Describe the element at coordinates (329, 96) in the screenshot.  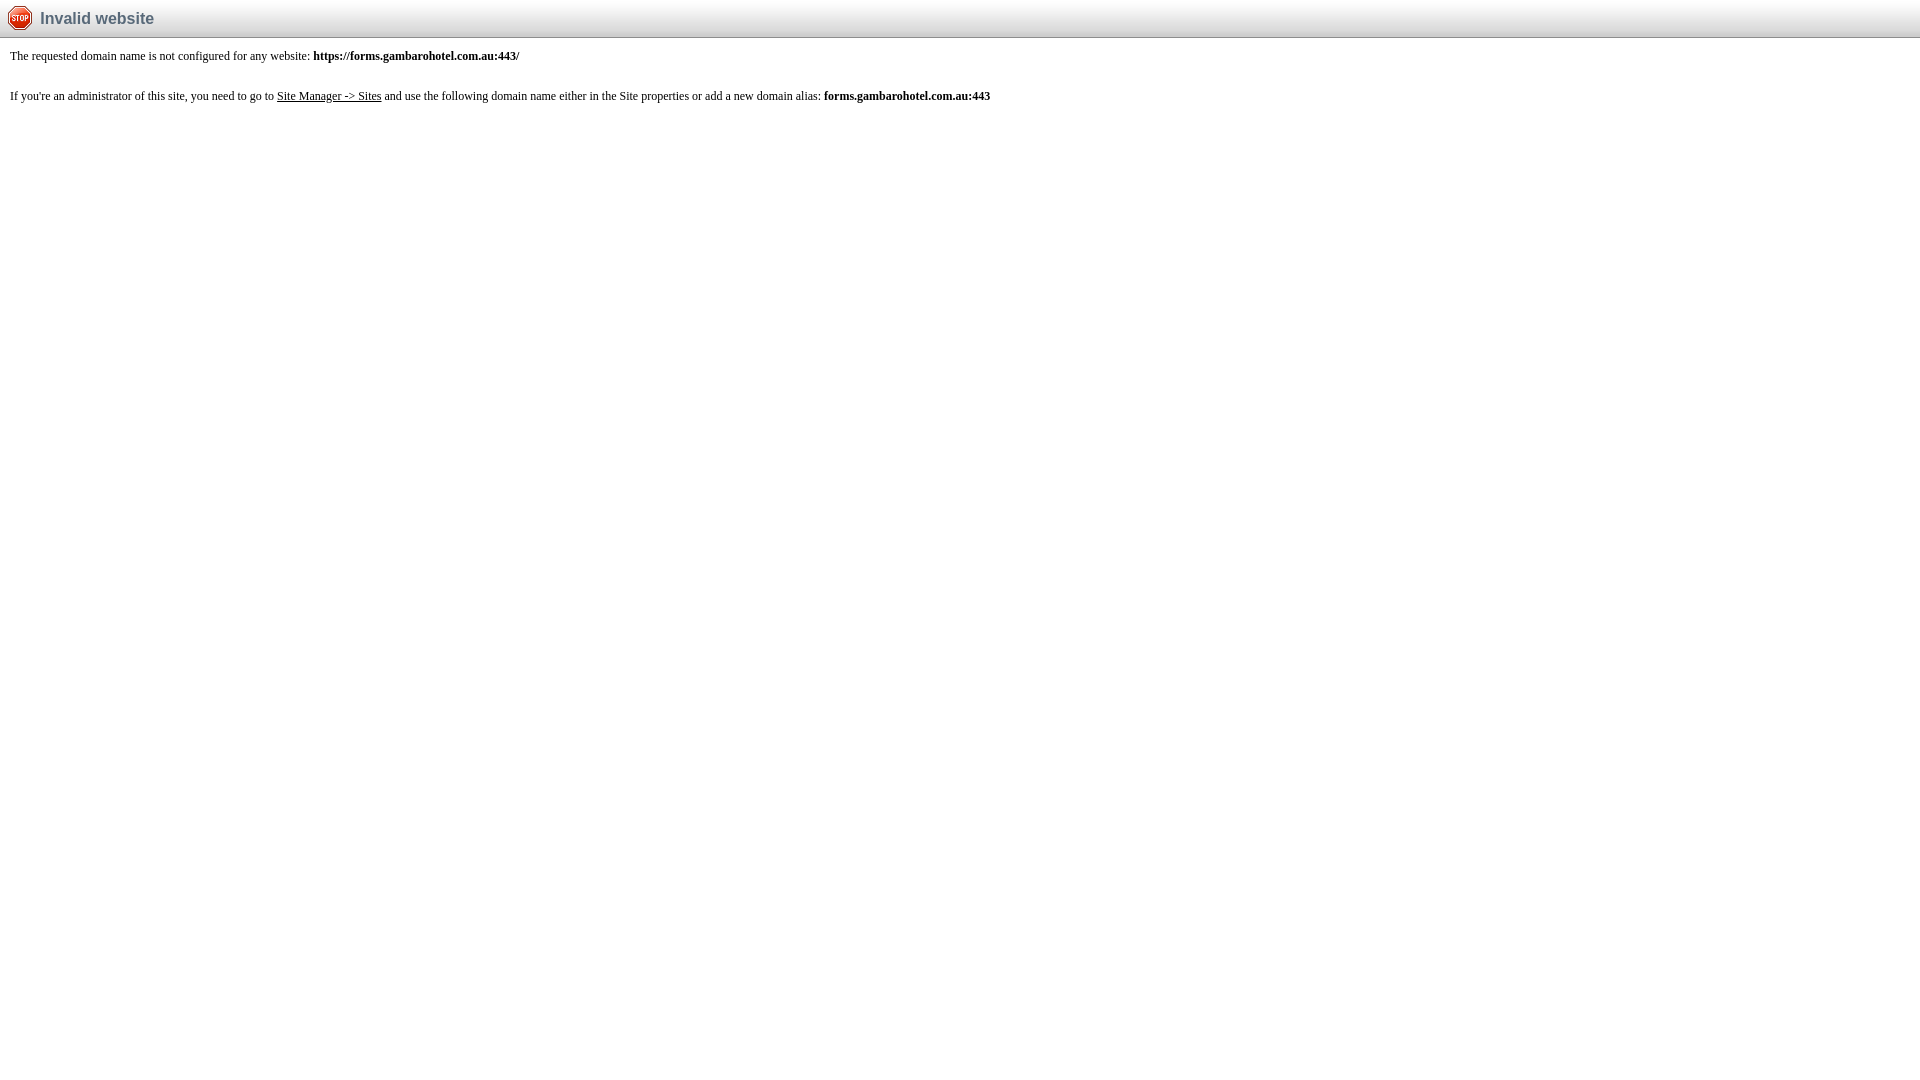
I see `'Site Manager -> Sites'` at that location.